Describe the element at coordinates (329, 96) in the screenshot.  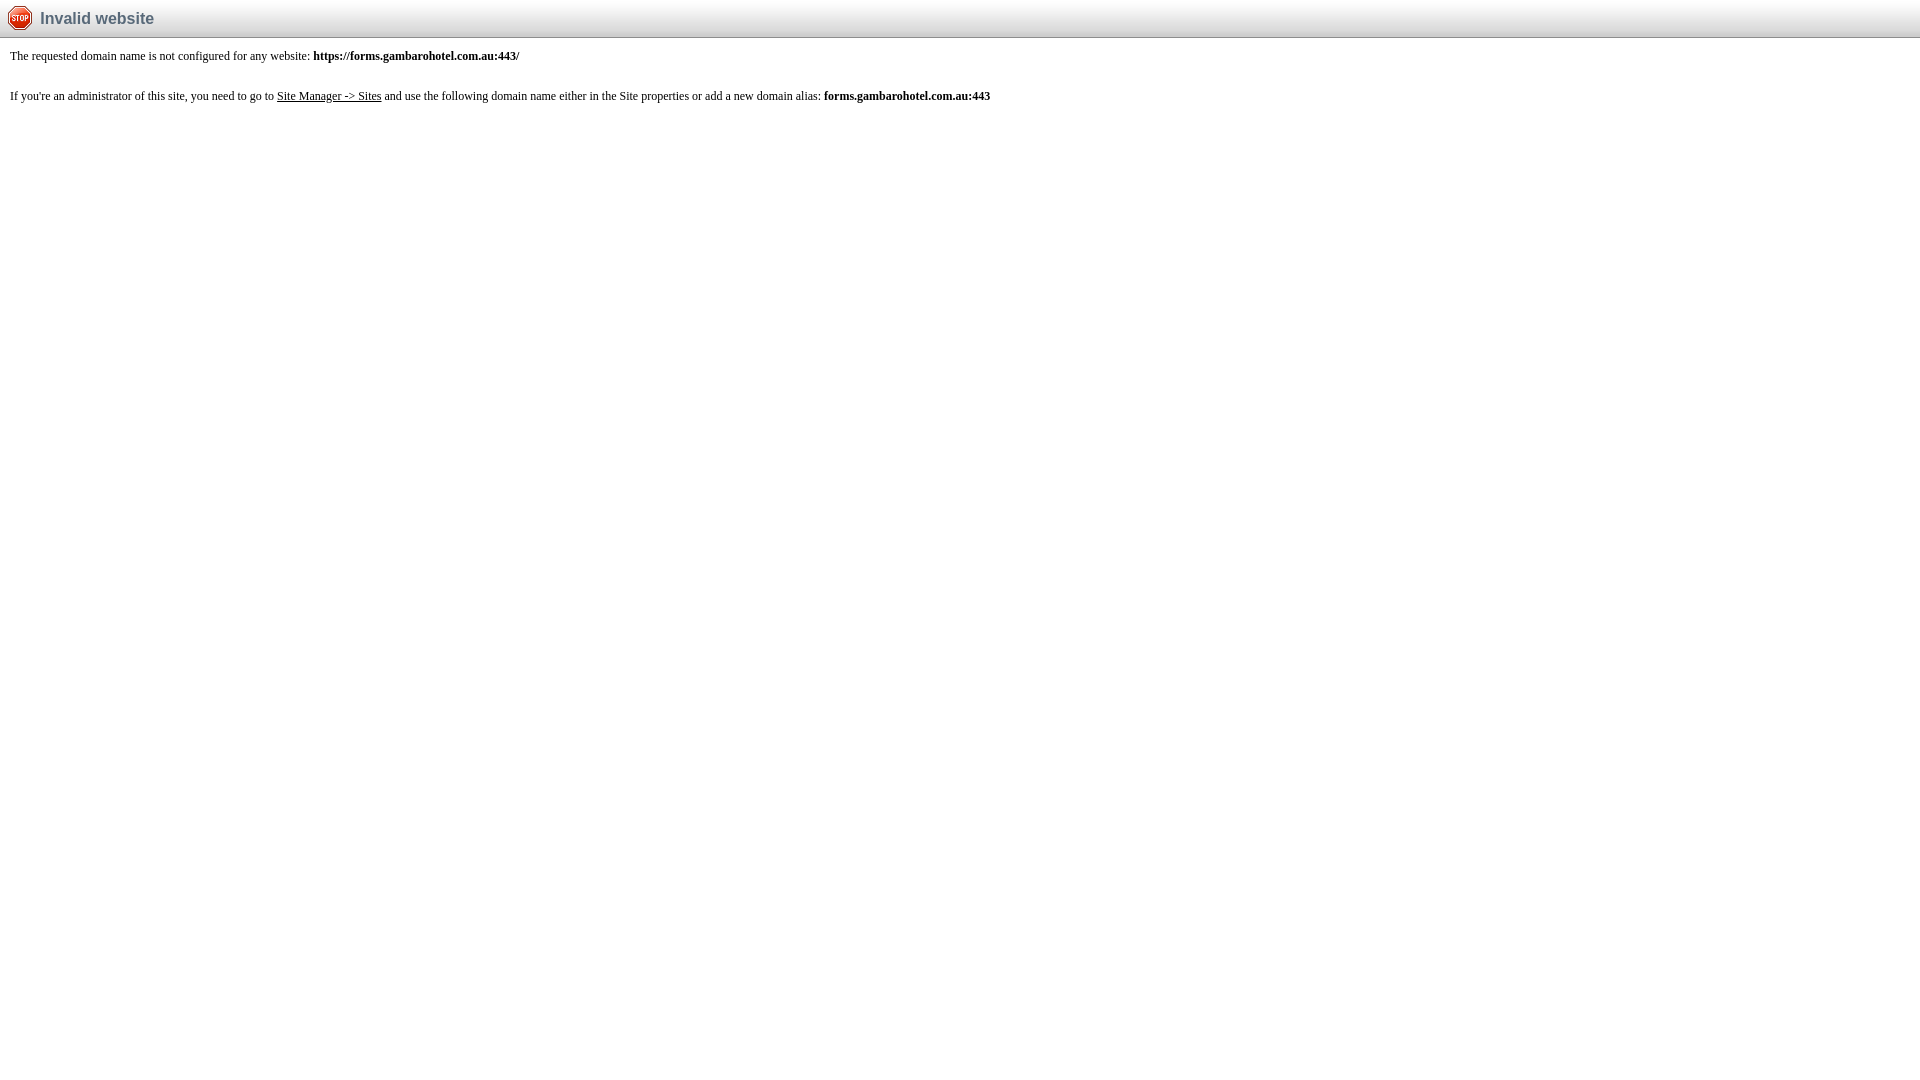
I see `'Site Manager -> Sites'` at that location.